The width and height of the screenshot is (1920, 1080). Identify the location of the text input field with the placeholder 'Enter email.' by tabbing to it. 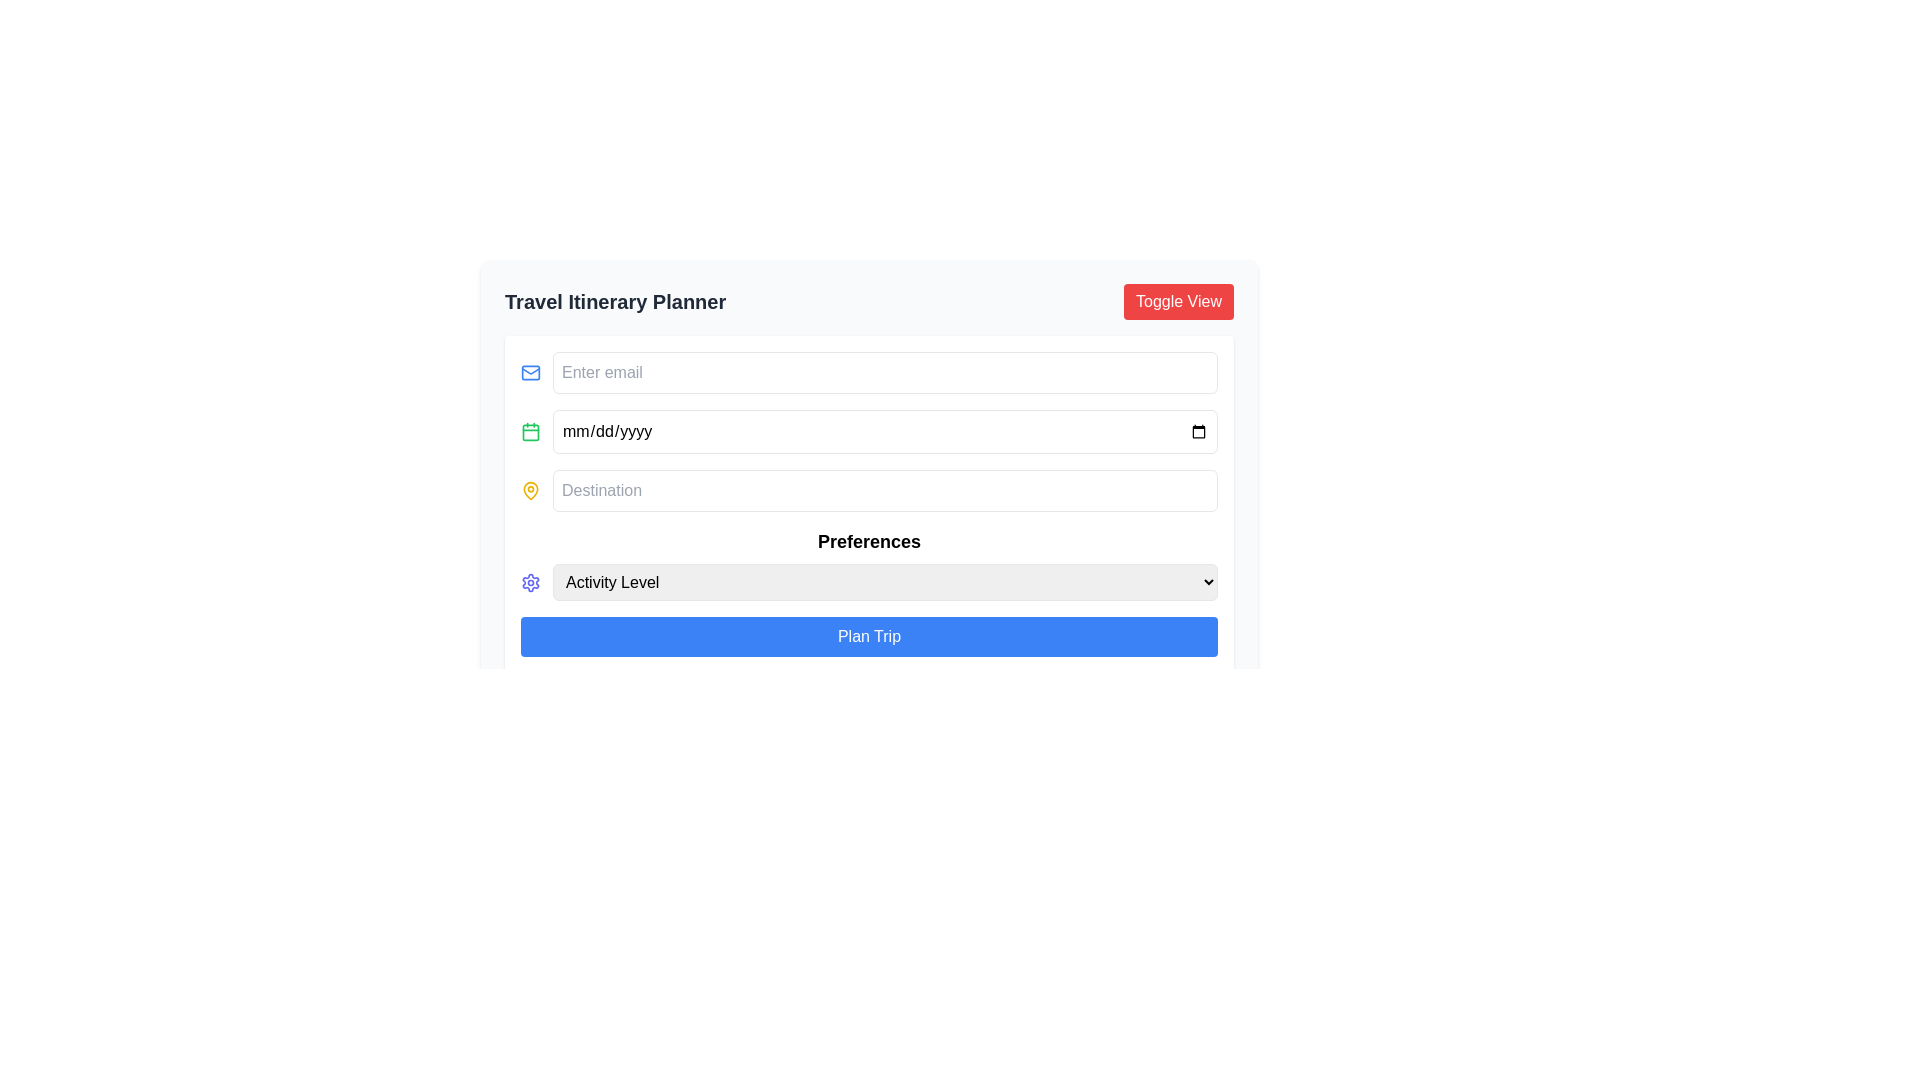
(884, 373).